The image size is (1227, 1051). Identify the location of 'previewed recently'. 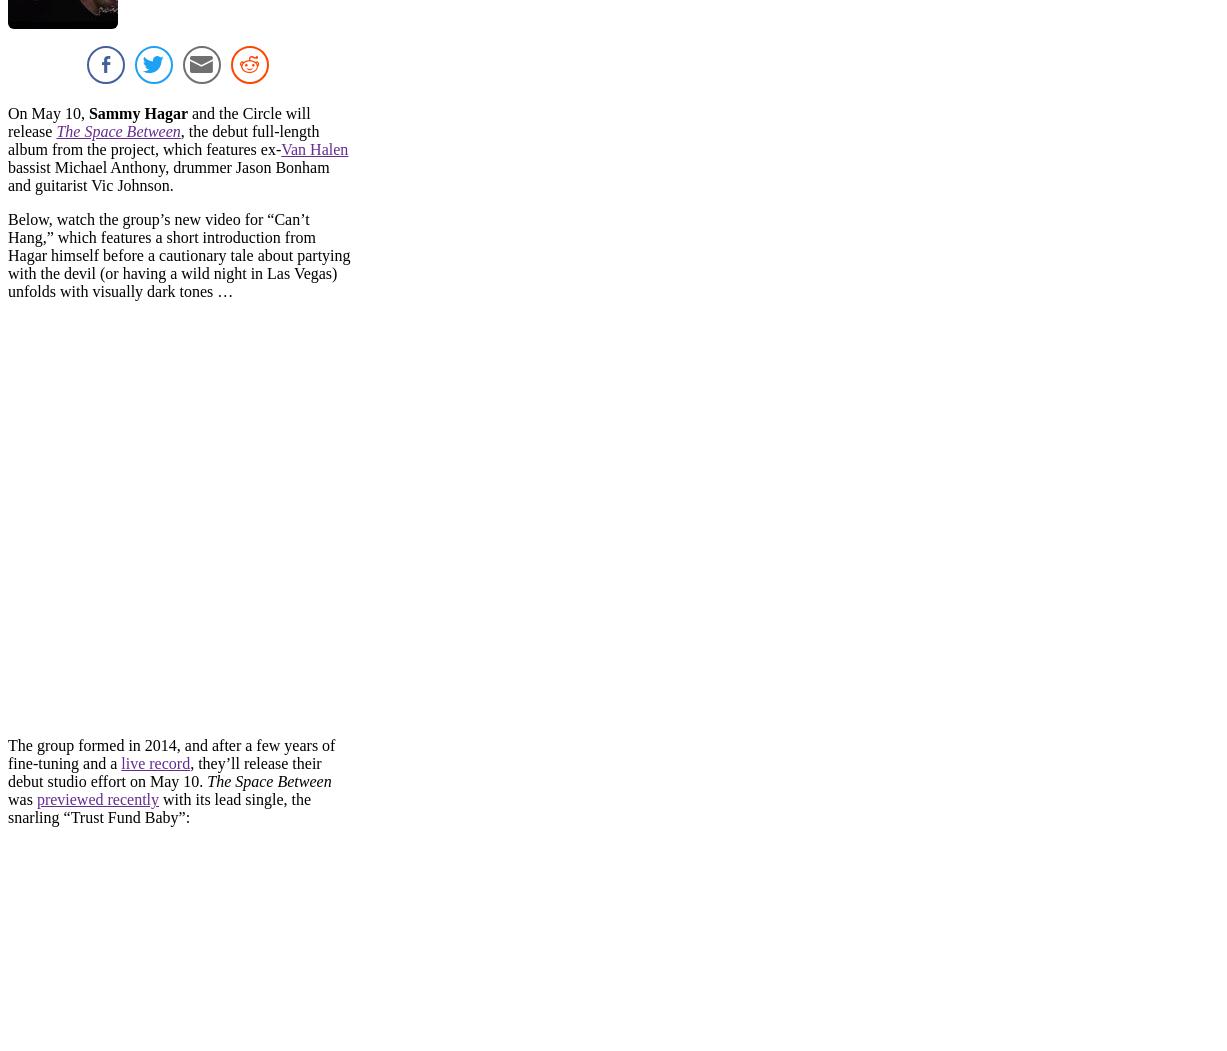
(97, 798).